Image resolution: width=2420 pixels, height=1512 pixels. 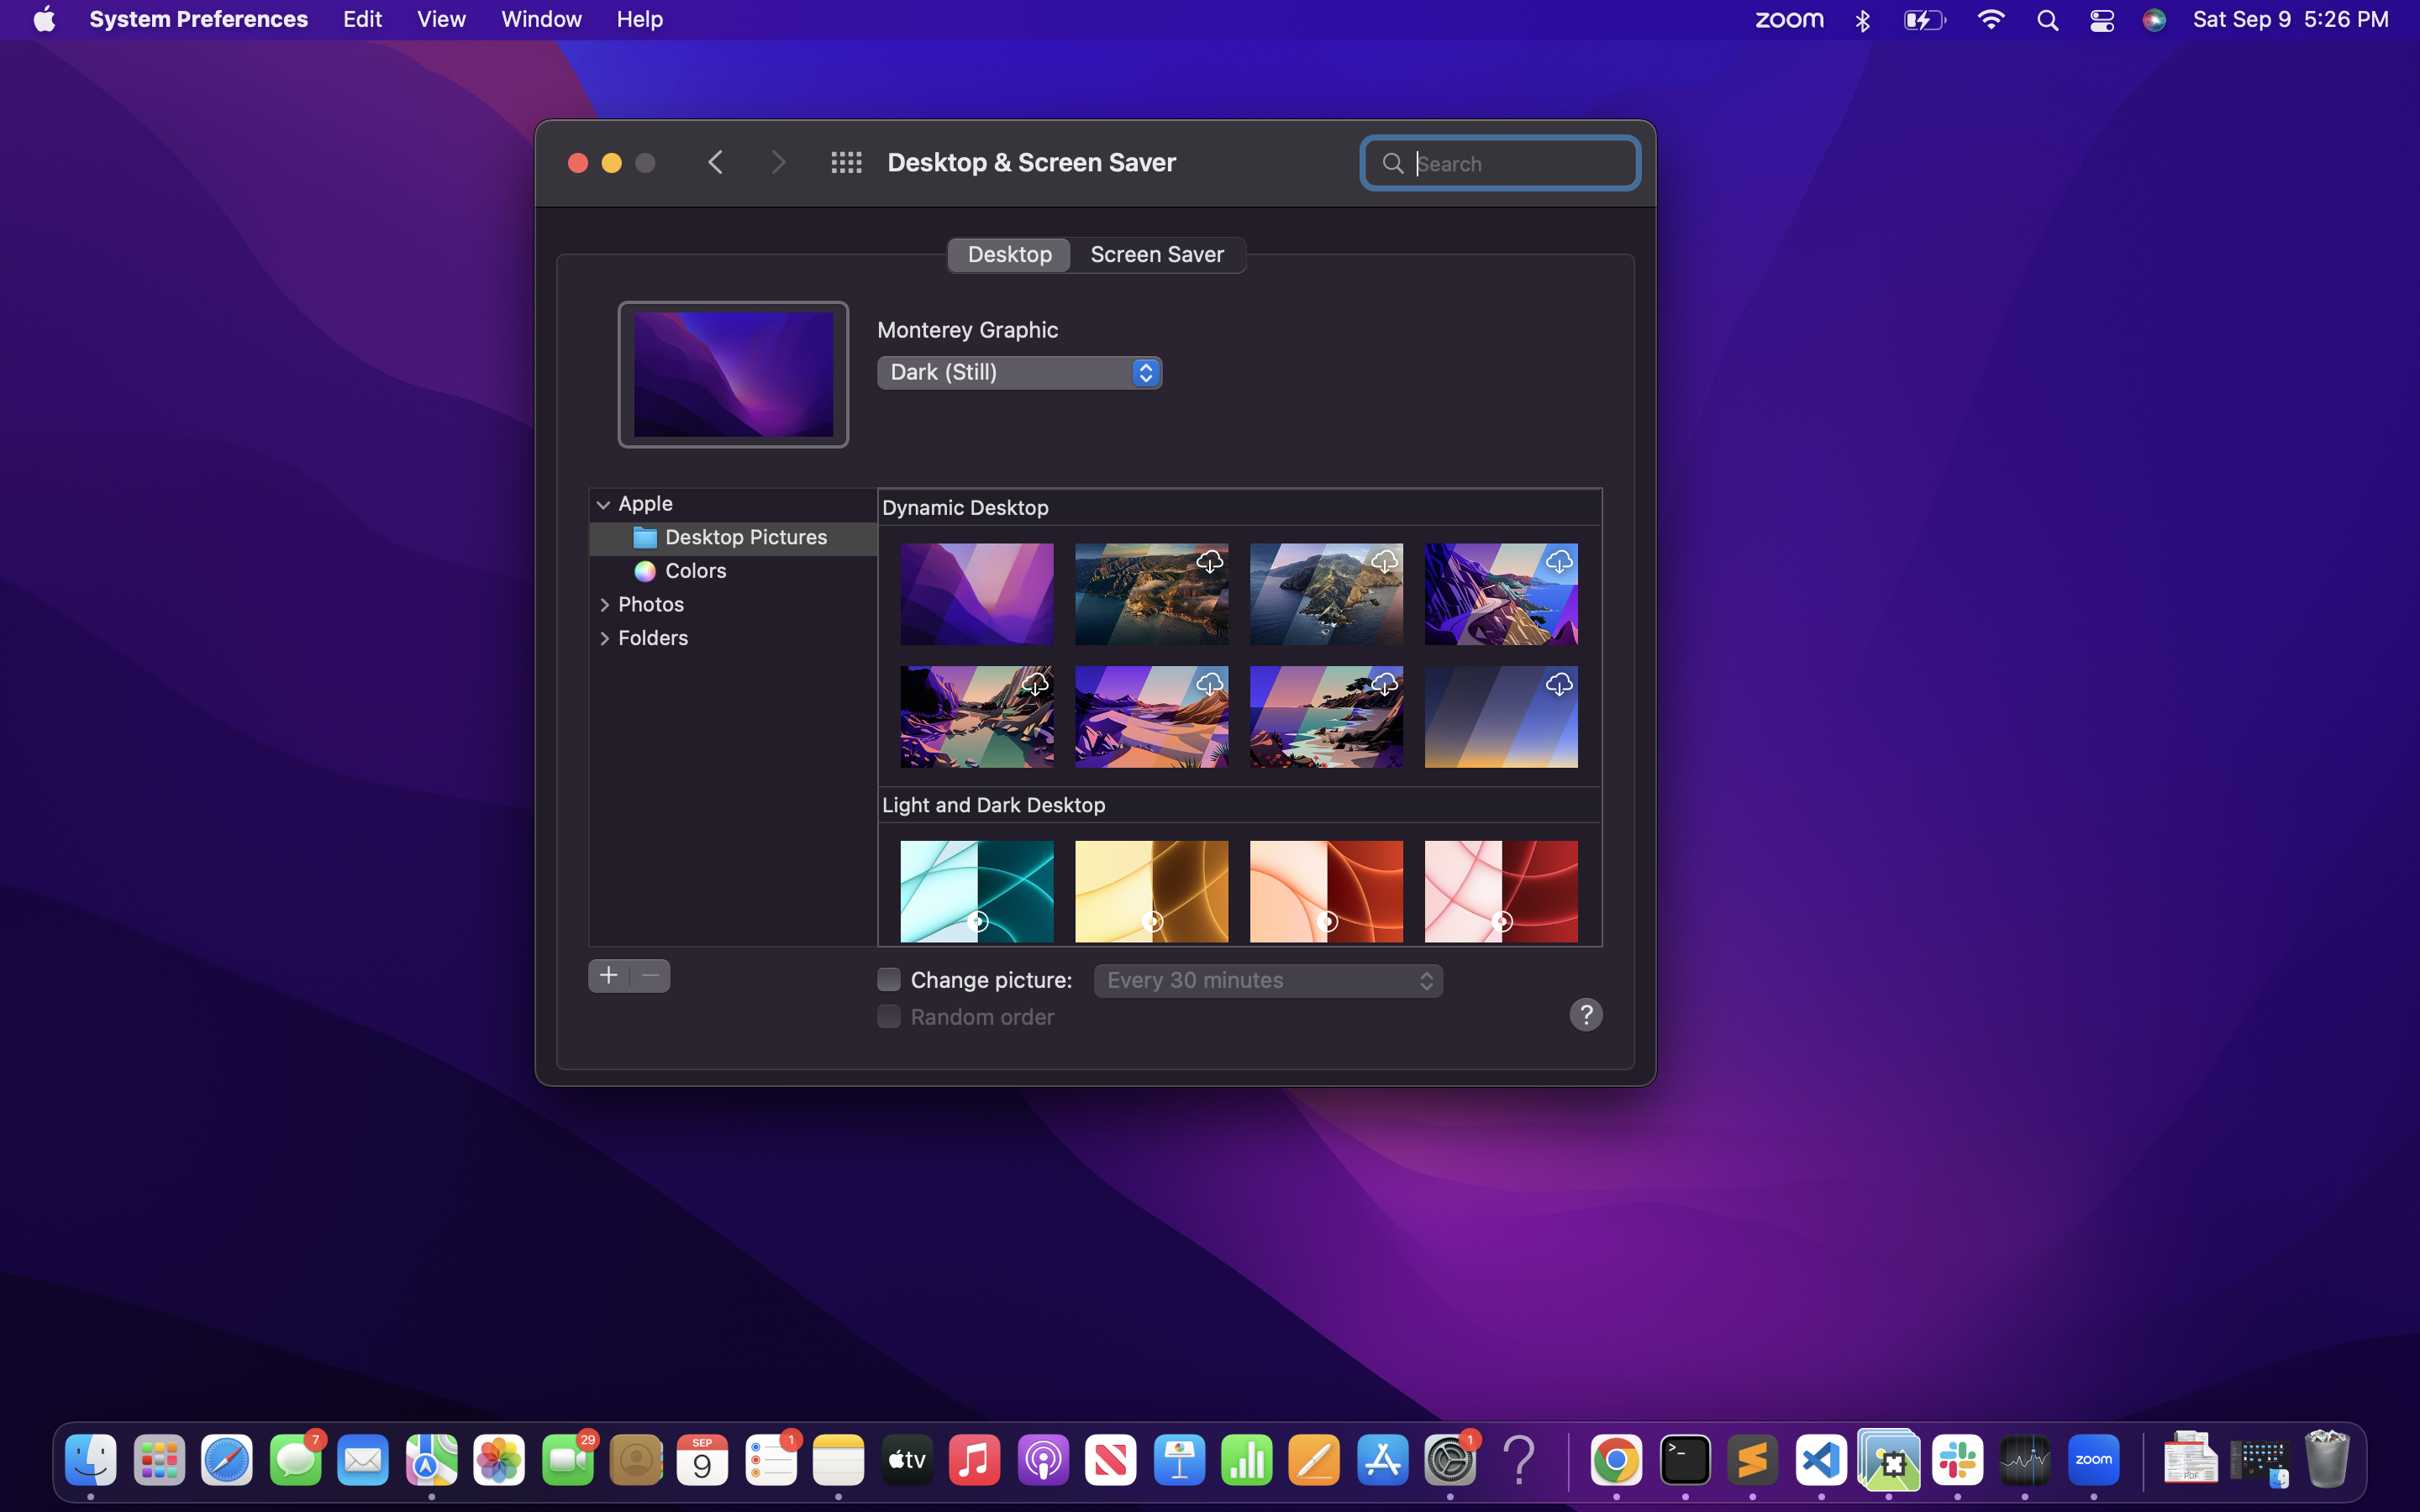 I want to click on the user manual, so click(x=1584, y=1013).